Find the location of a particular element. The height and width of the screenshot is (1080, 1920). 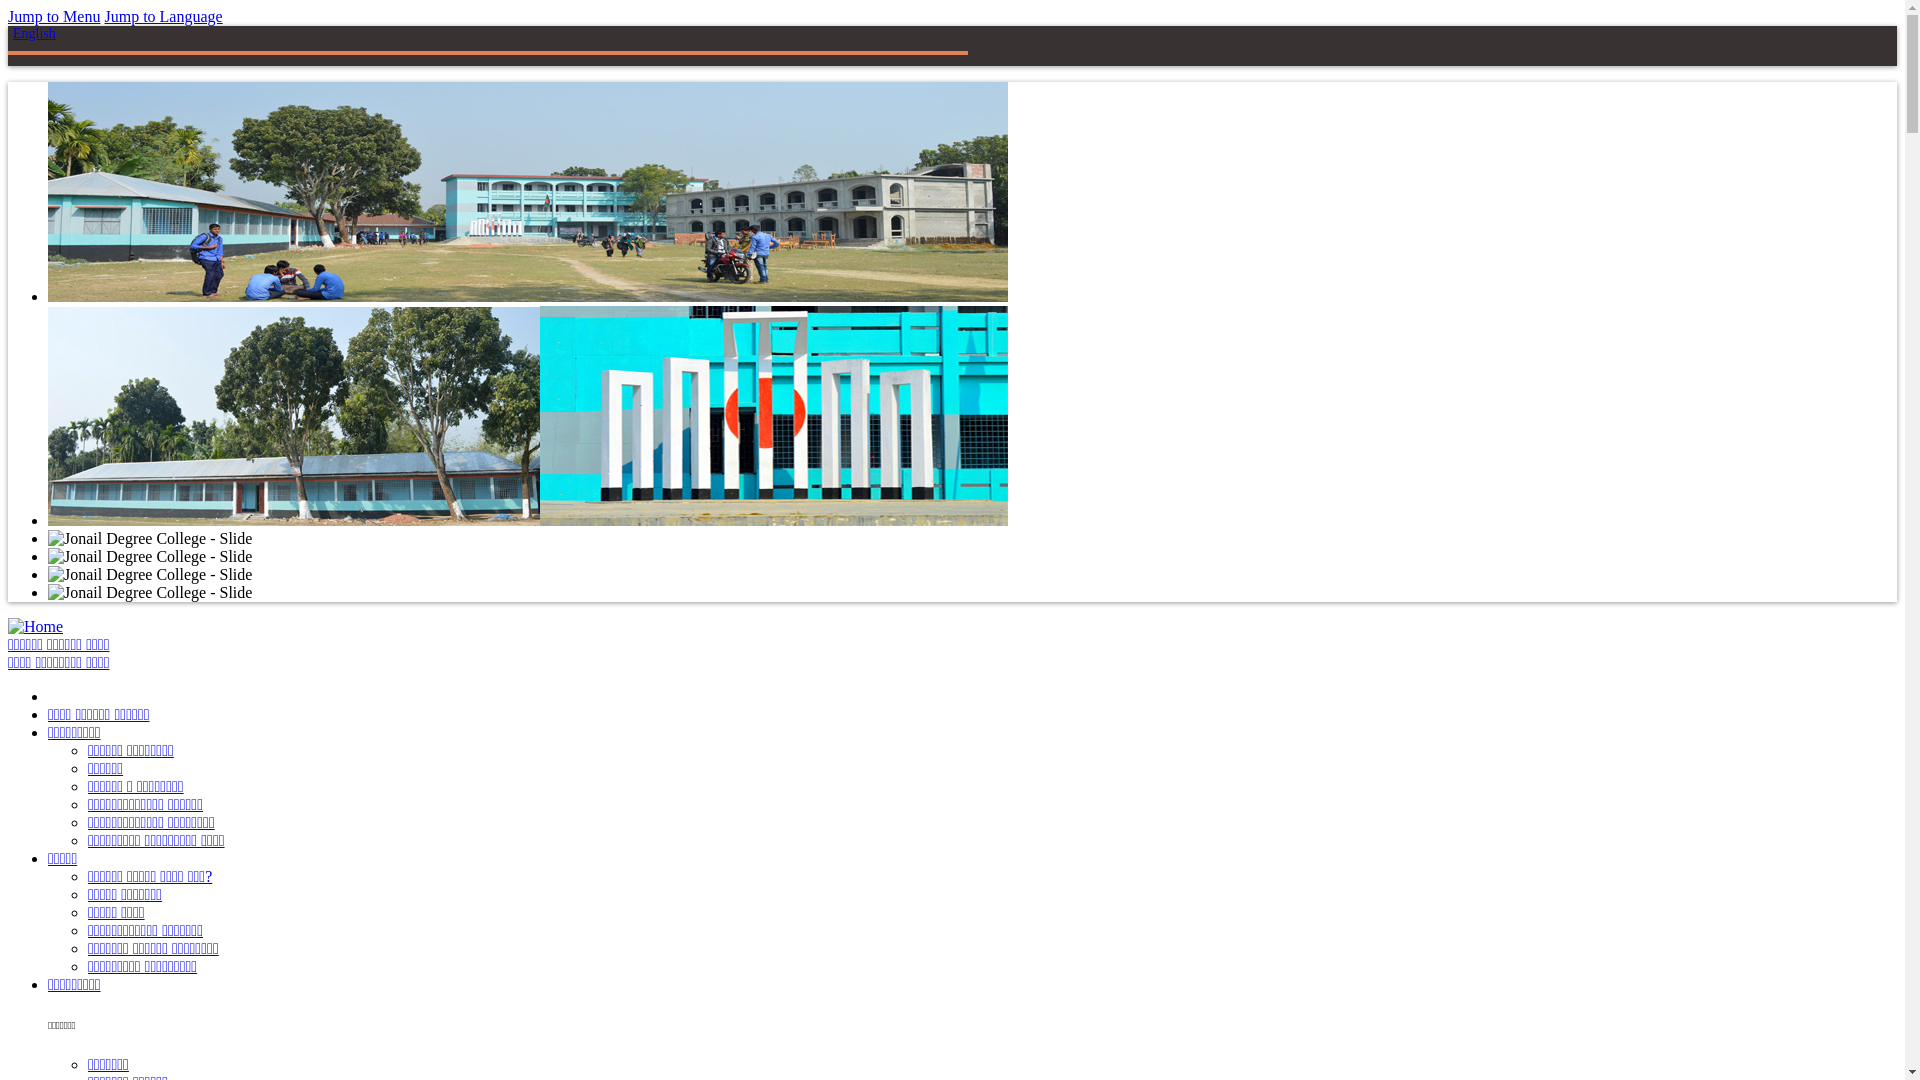

'Jump to Menu' is located at coordinates (53, 16).